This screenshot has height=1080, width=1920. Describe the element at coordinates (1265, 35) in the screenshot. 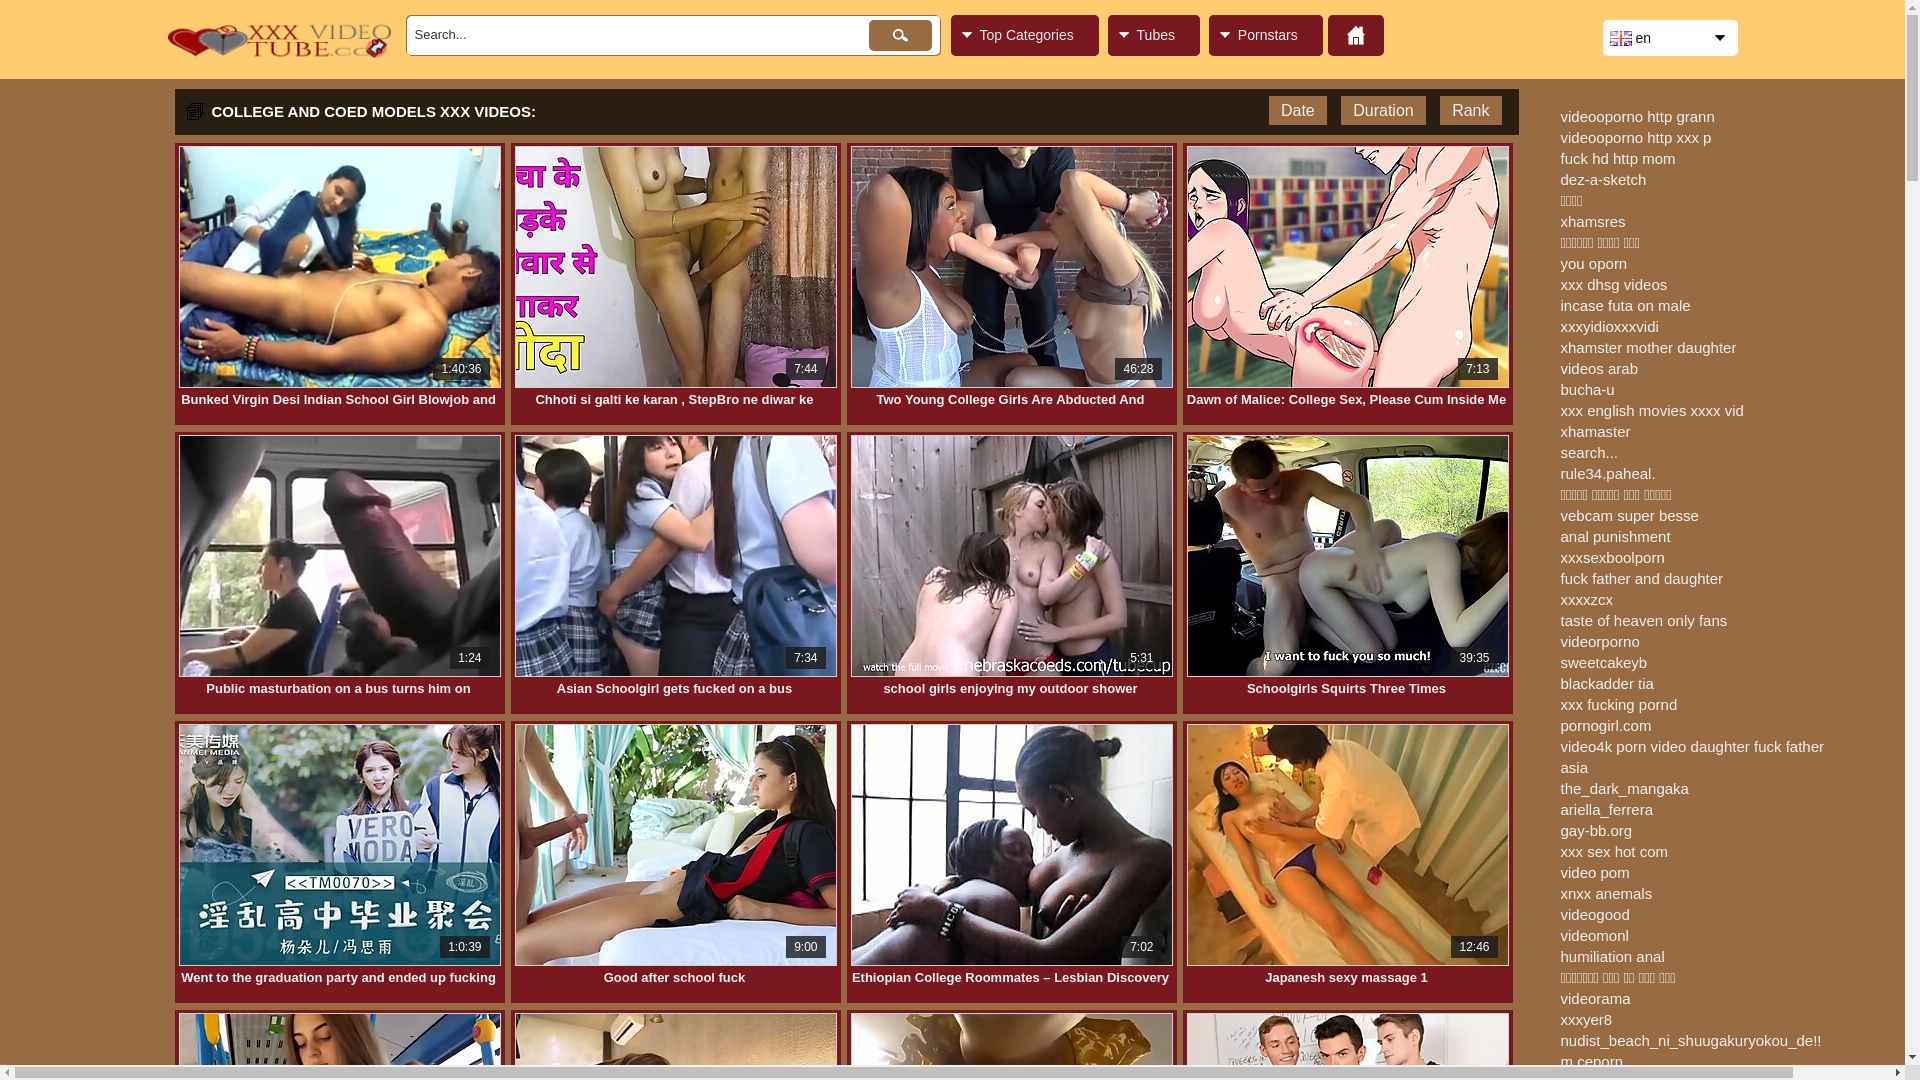

I see `'Pornstars'` at that location.